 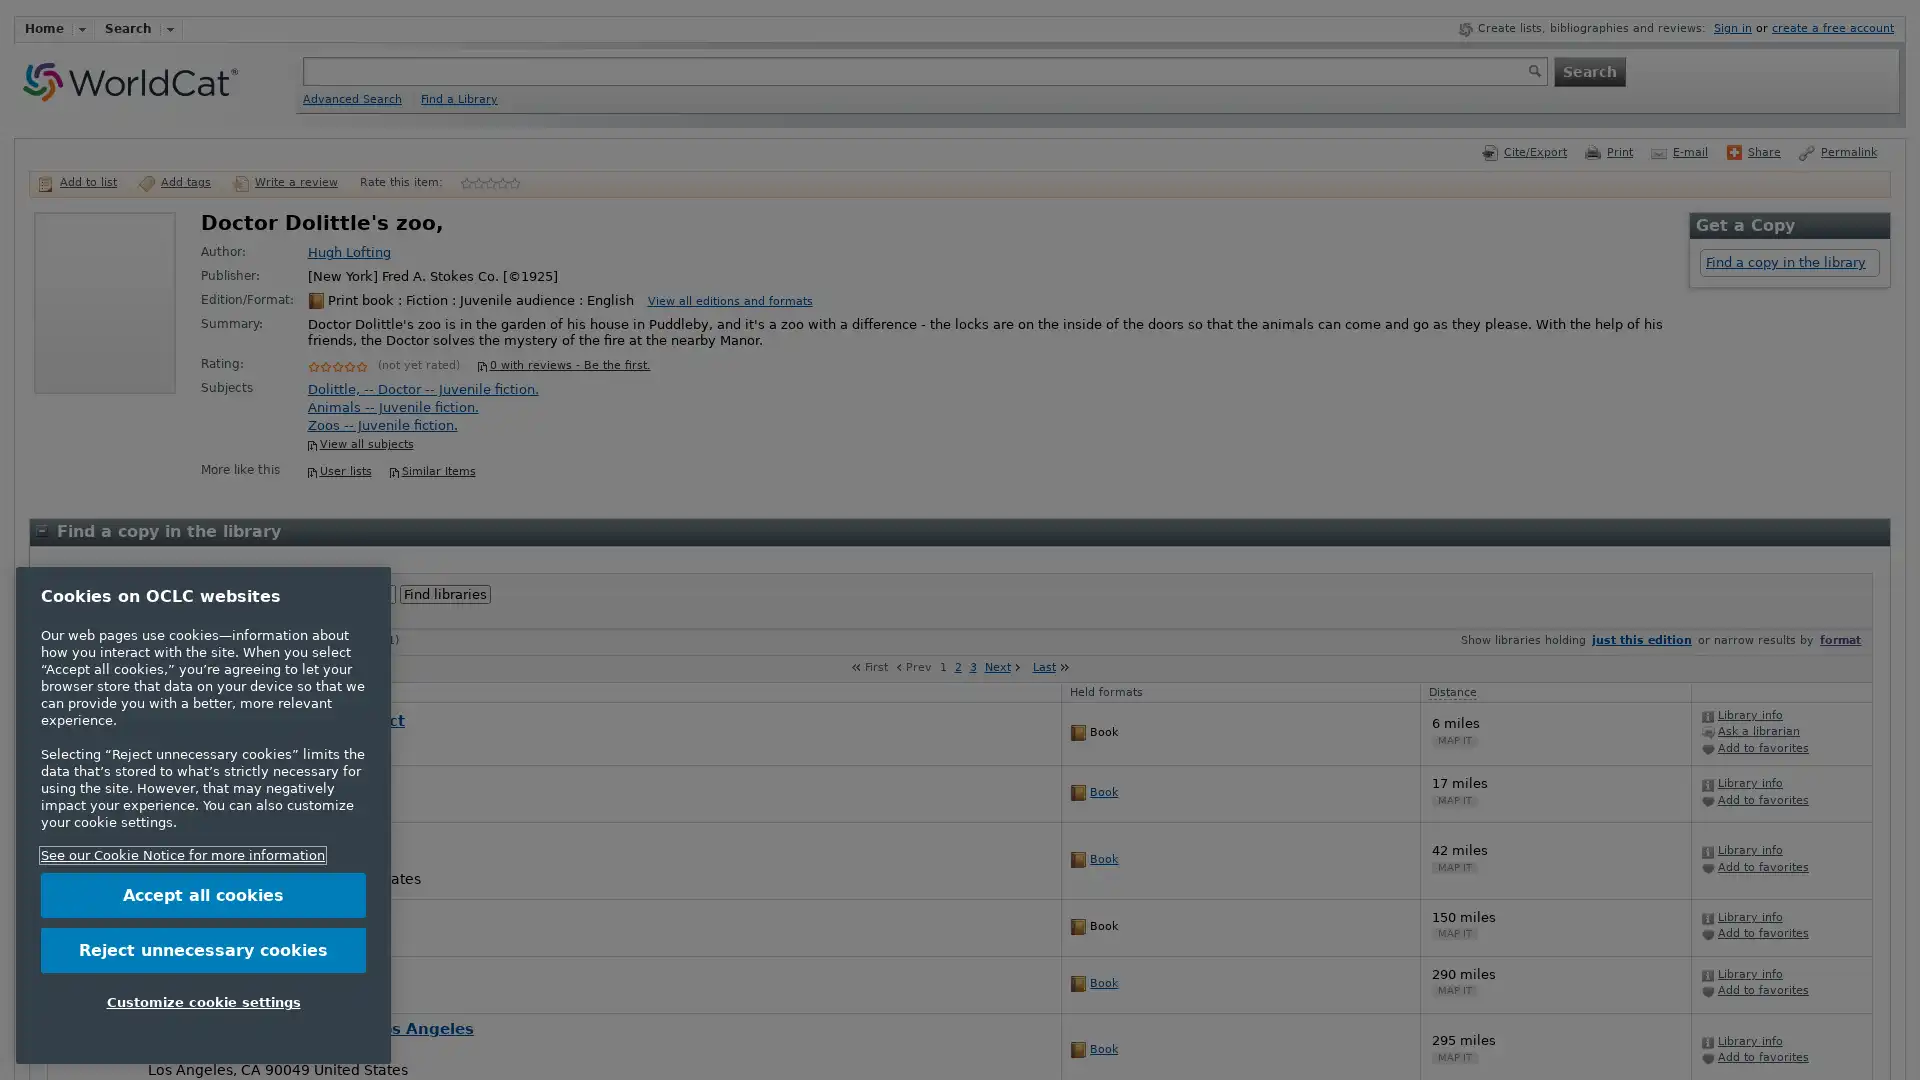 I want to click on Search, so click(x=1587, y=69).